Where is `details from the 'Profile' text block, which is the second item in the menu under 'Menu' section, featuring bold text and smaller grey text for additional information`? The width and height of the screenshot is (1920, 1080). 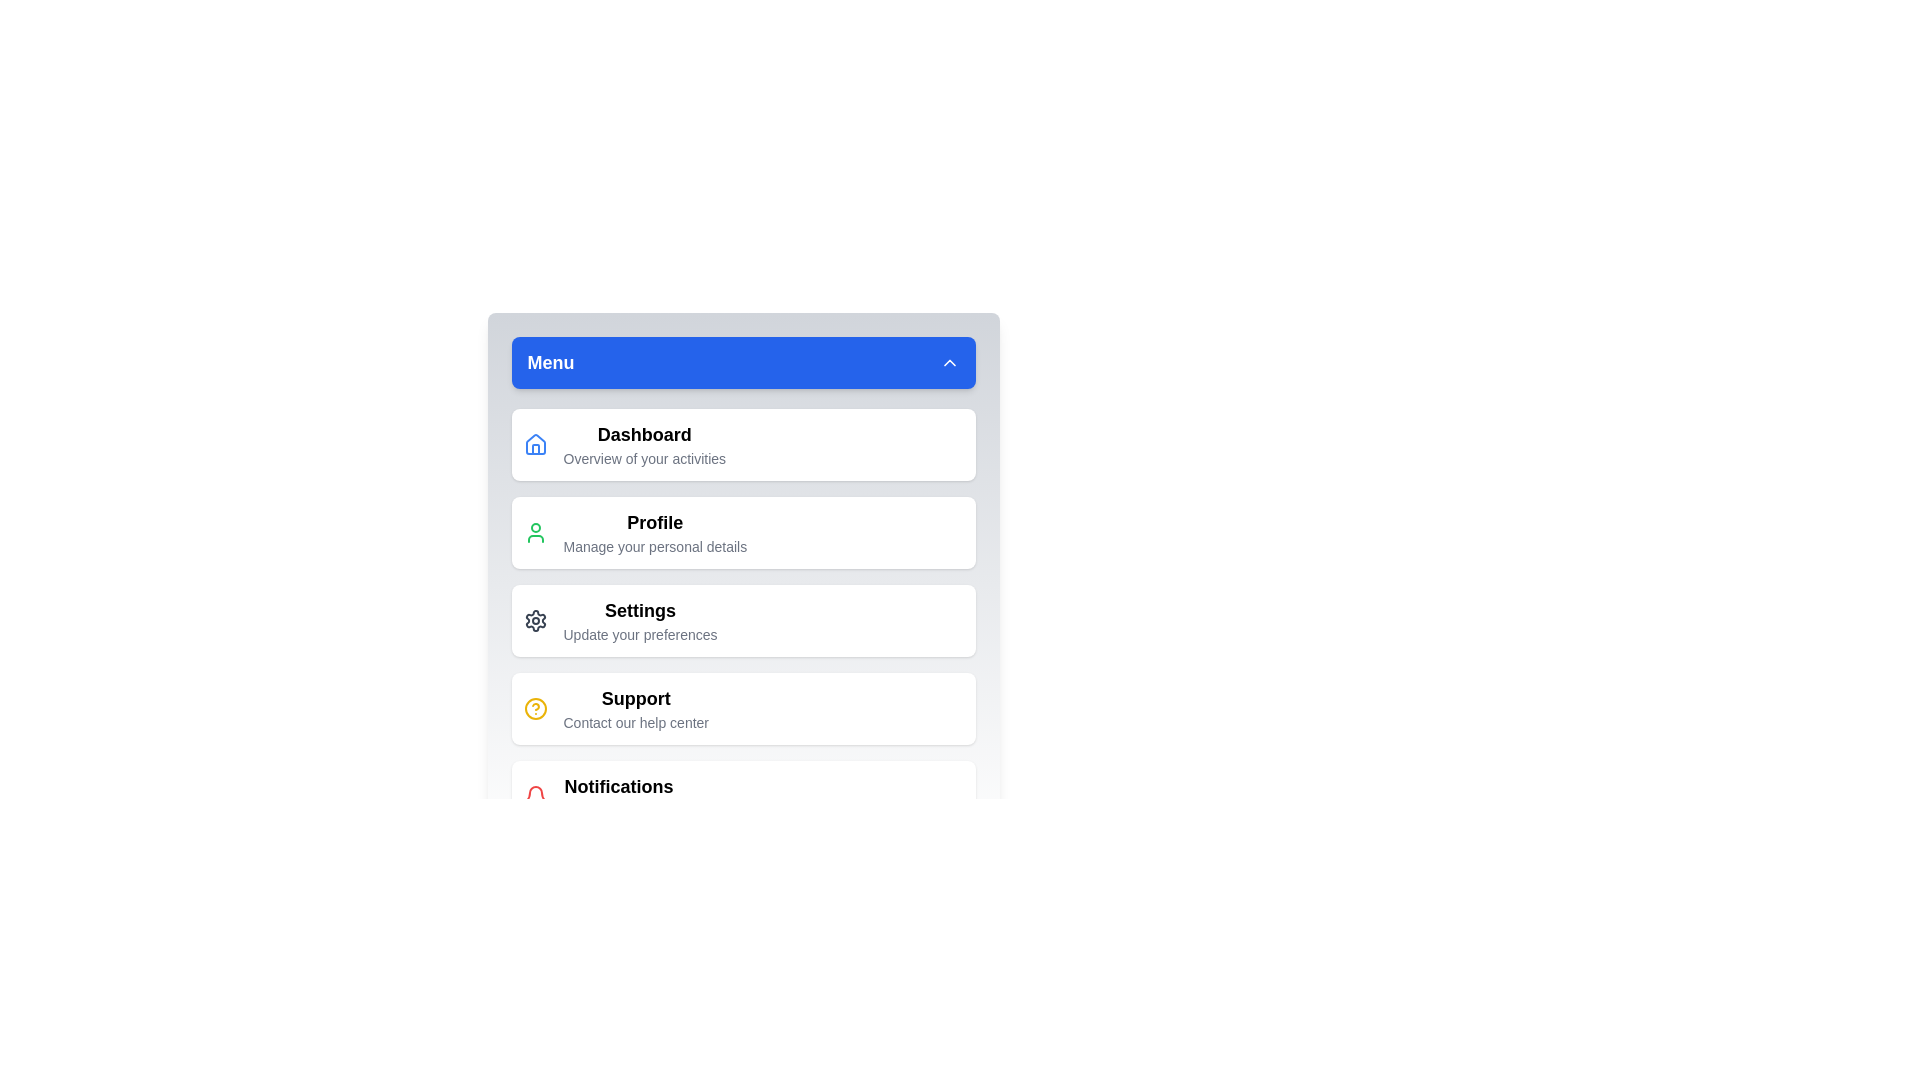
details from the 'Profile' text block, which is the second item in the menu under 'Menu' section, featuring bold text and smaller grey text for additional information is located at coordinates (655, 531).